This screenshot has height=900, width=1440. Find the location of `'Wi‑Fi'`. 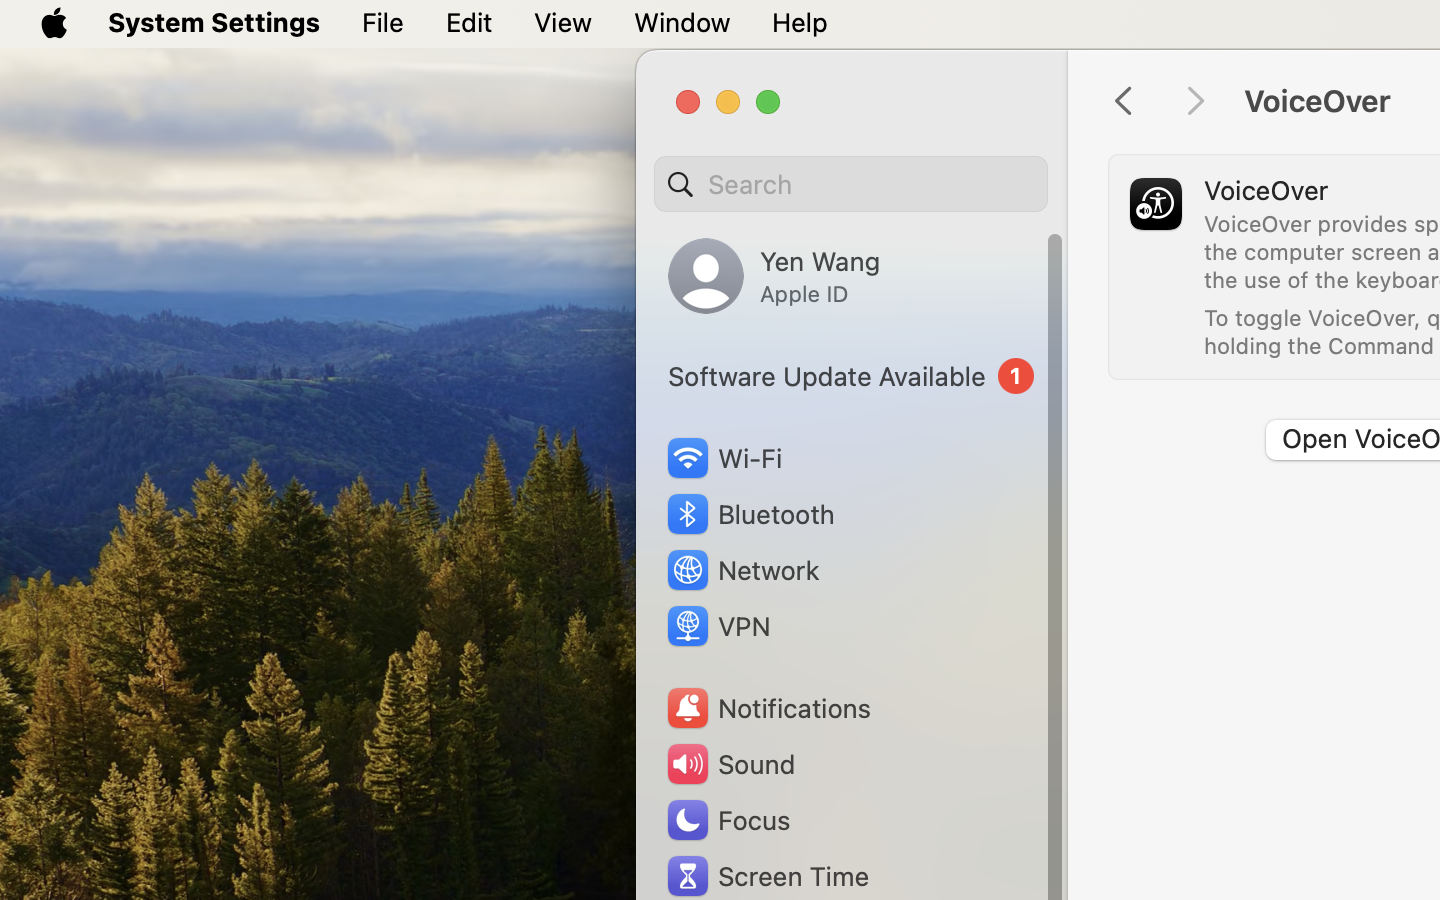

'Wi‑Fi' is located at coordinates (722, 457).